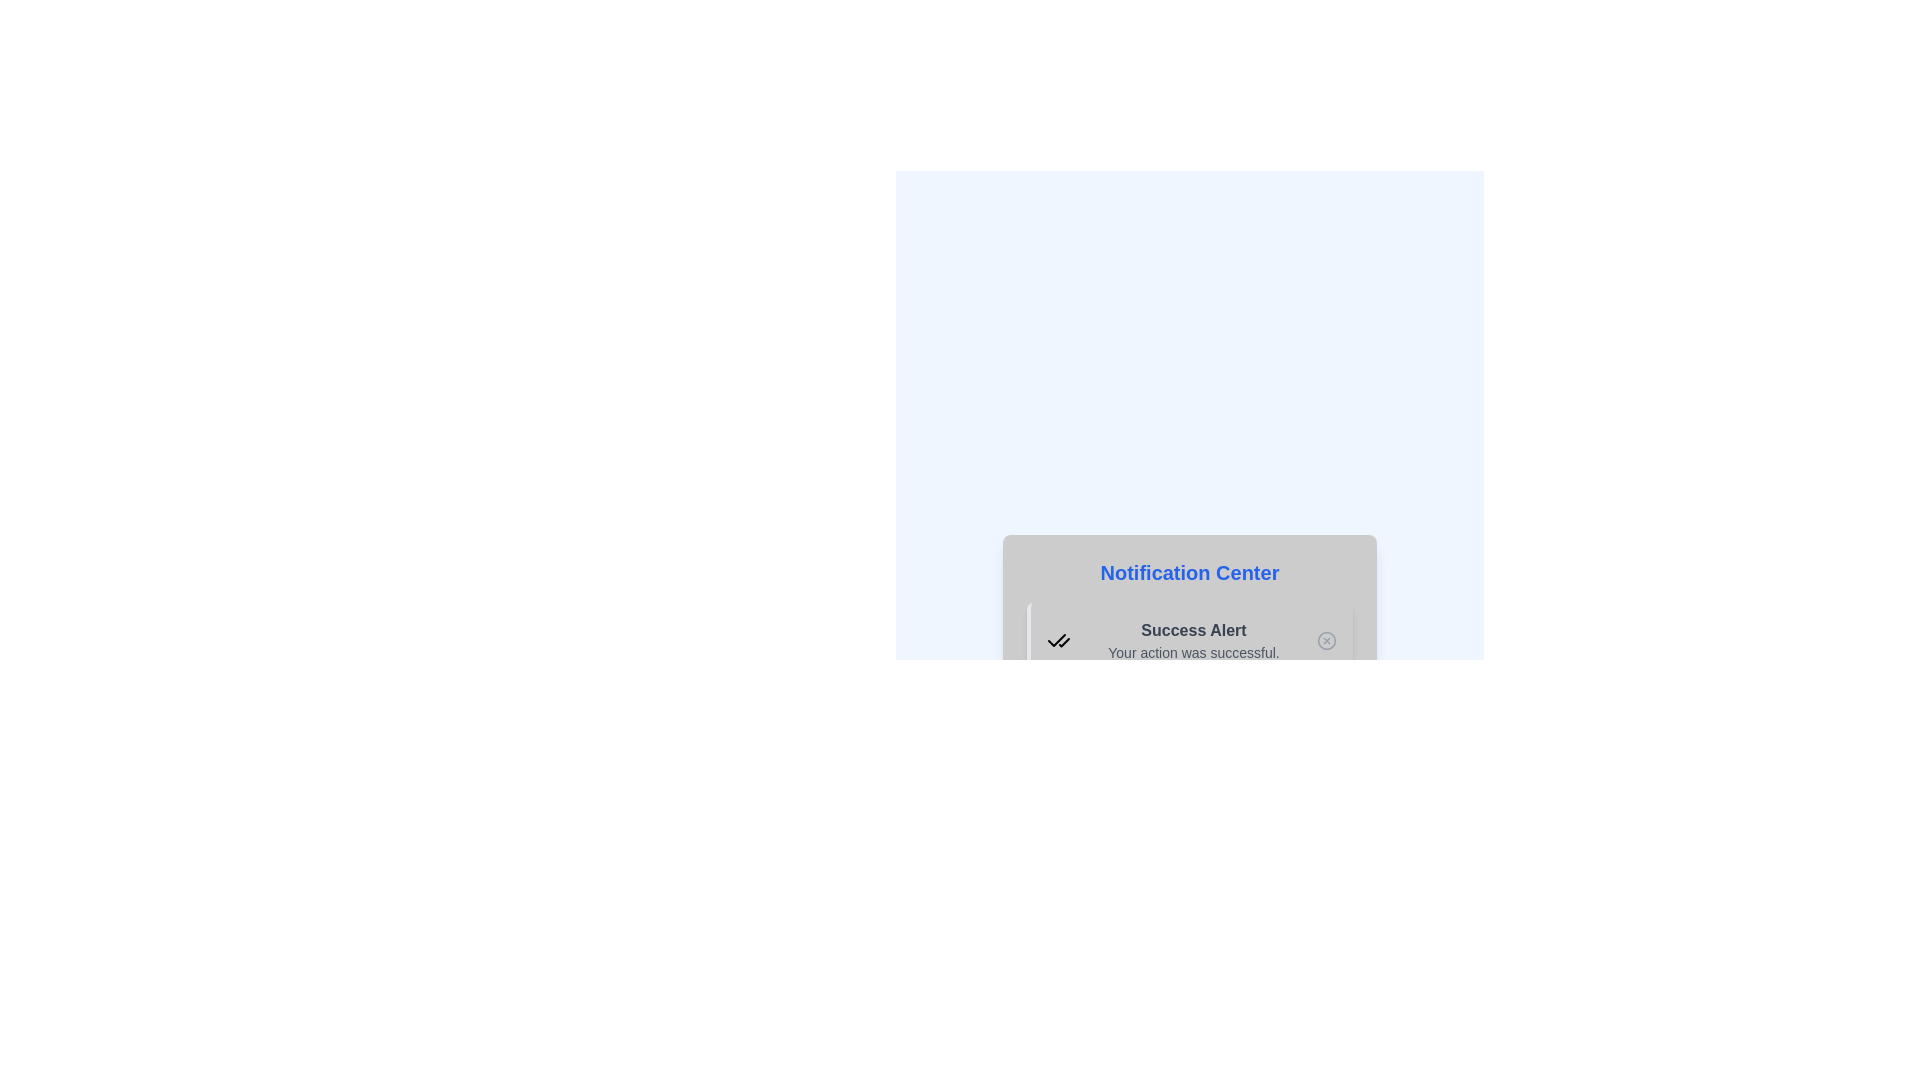 This screenshot has height=1080, width=1920. Describe the element at coordinates (1326, 640) in the screenshot. I see `the Decorative Icon located in the top-right corner of the 'Success Alert' notification widget` at that location.